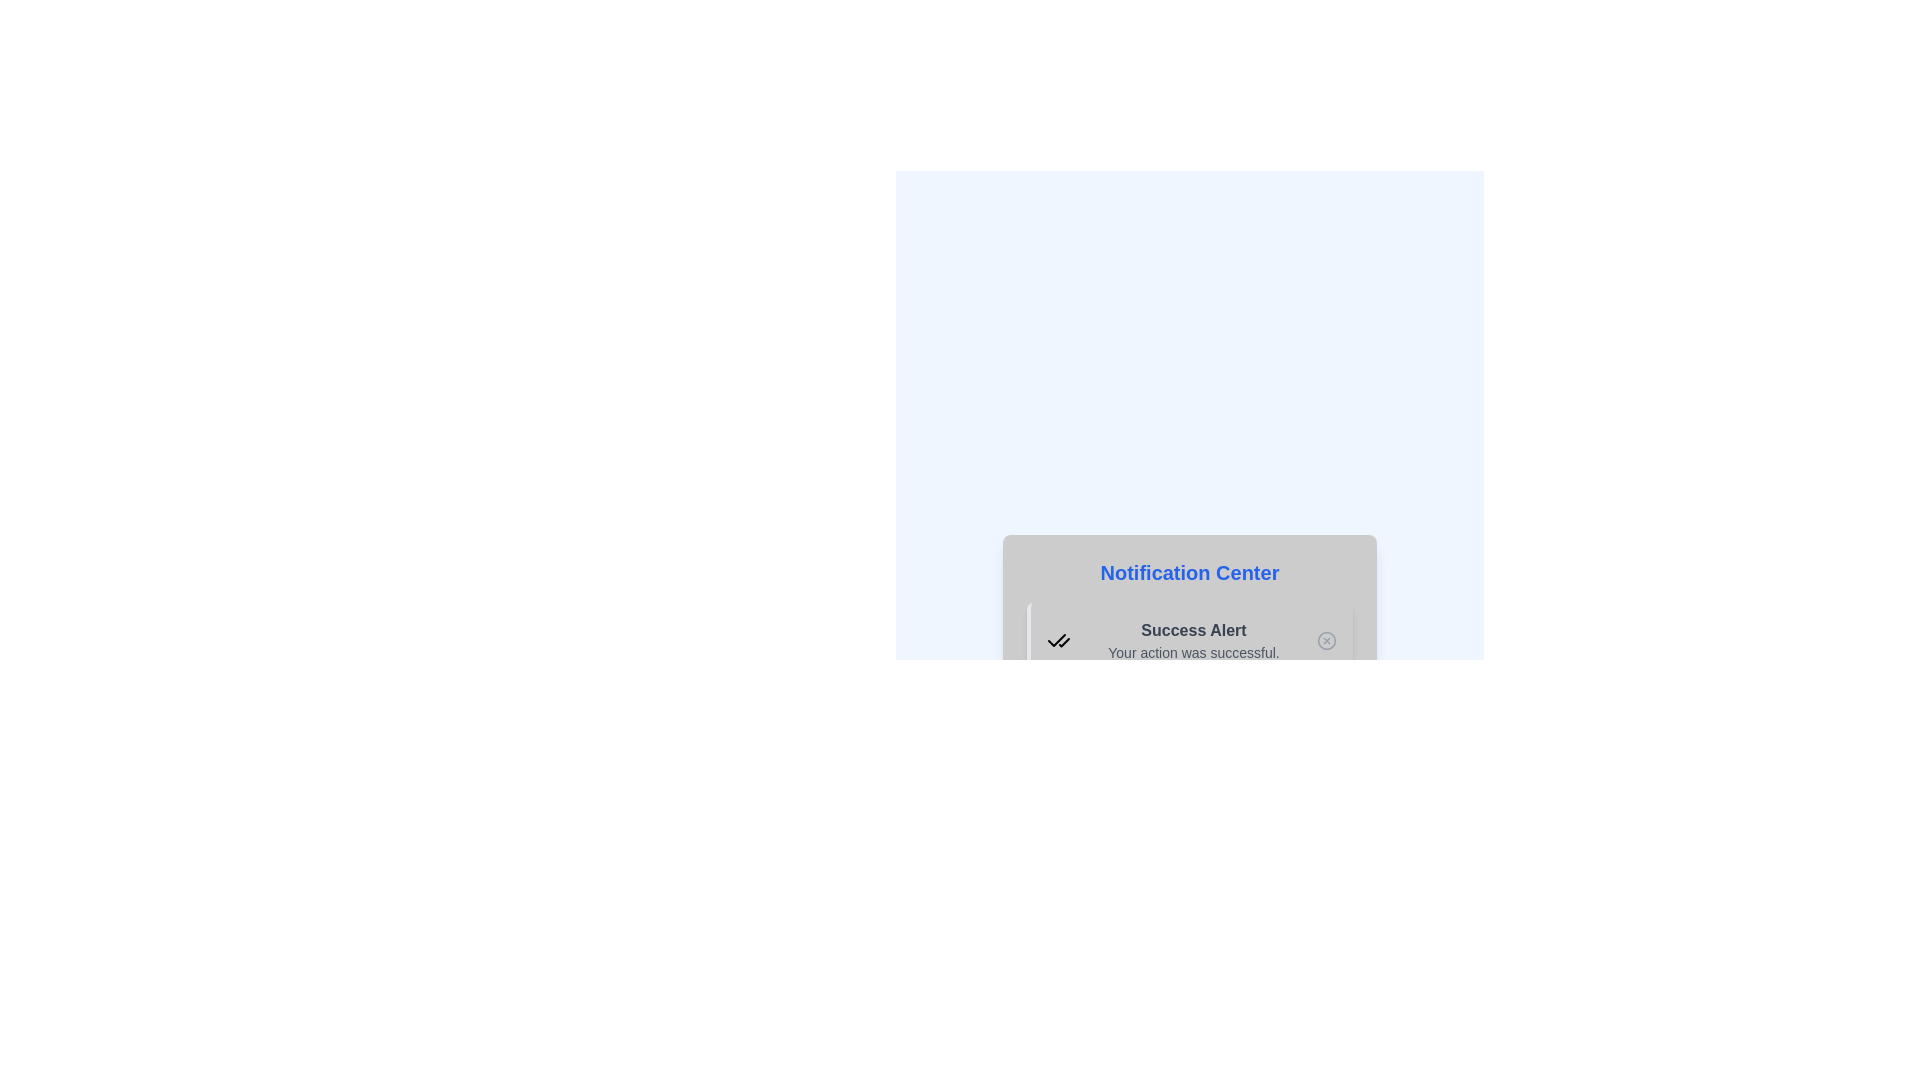 This screenshot has height=1080, width=1920. Describe the element at coordinates (1326, 640) in the screenshot. I see `the Decorative Icon located in the top-right corner of the 'Success Alert' notification widget` at that location.